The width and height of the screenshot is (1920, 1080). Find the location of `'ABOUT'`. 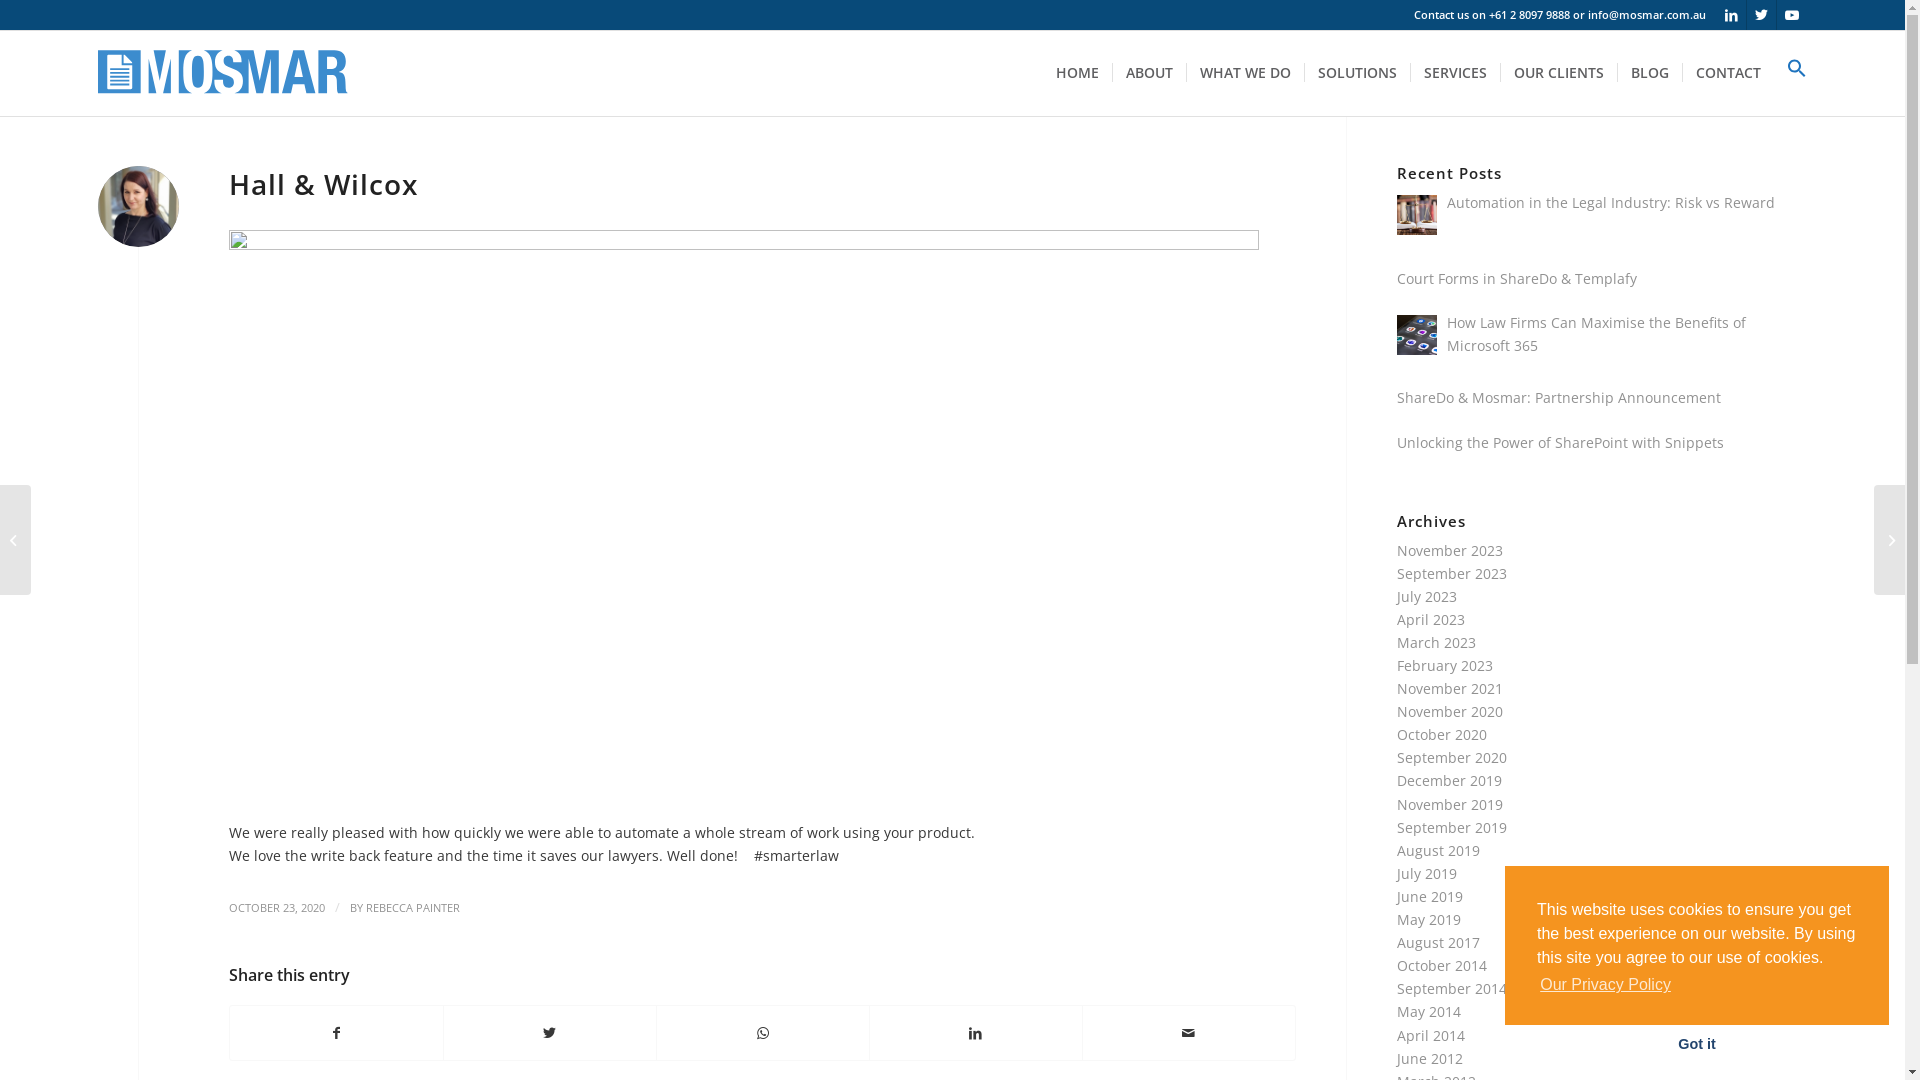

'ABOUT' is located at coordinates (1111, 72).